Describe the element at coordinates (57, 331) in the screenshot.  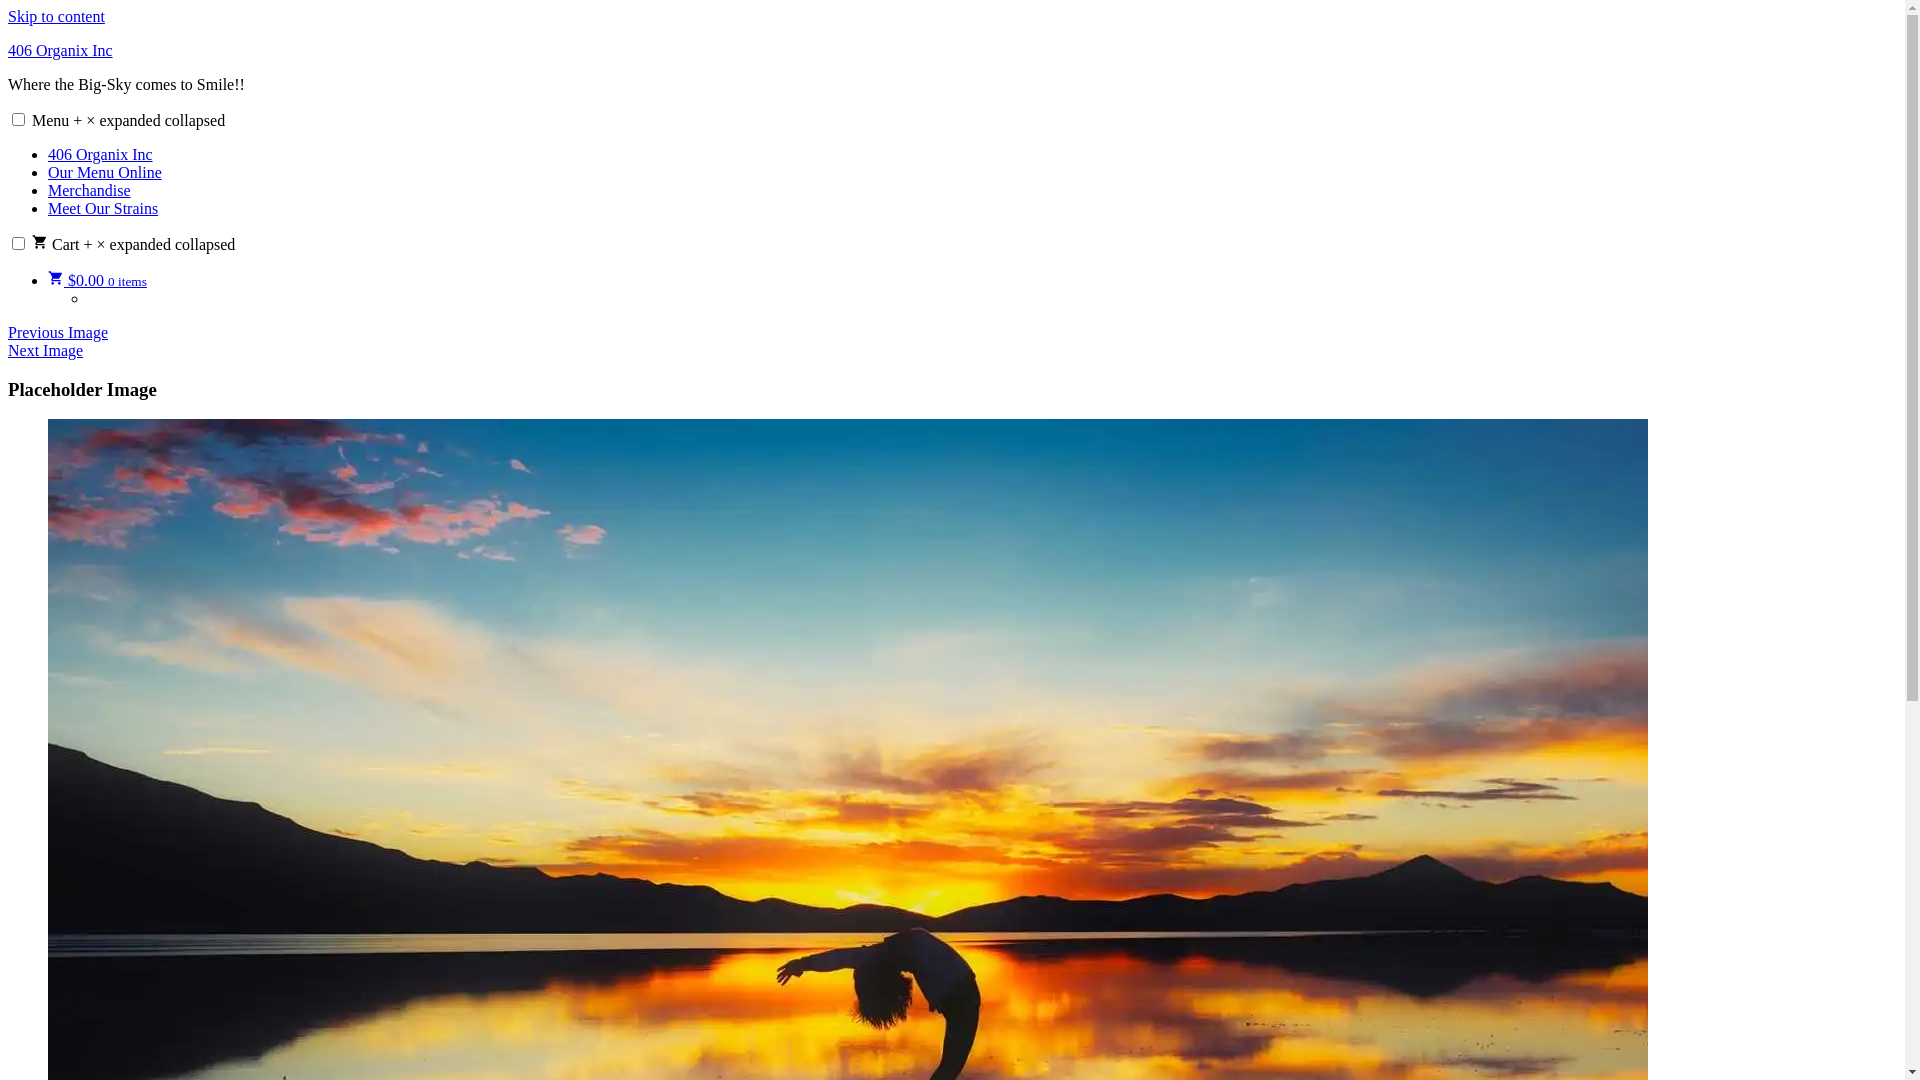
I see `'Previous Image'` at that location.